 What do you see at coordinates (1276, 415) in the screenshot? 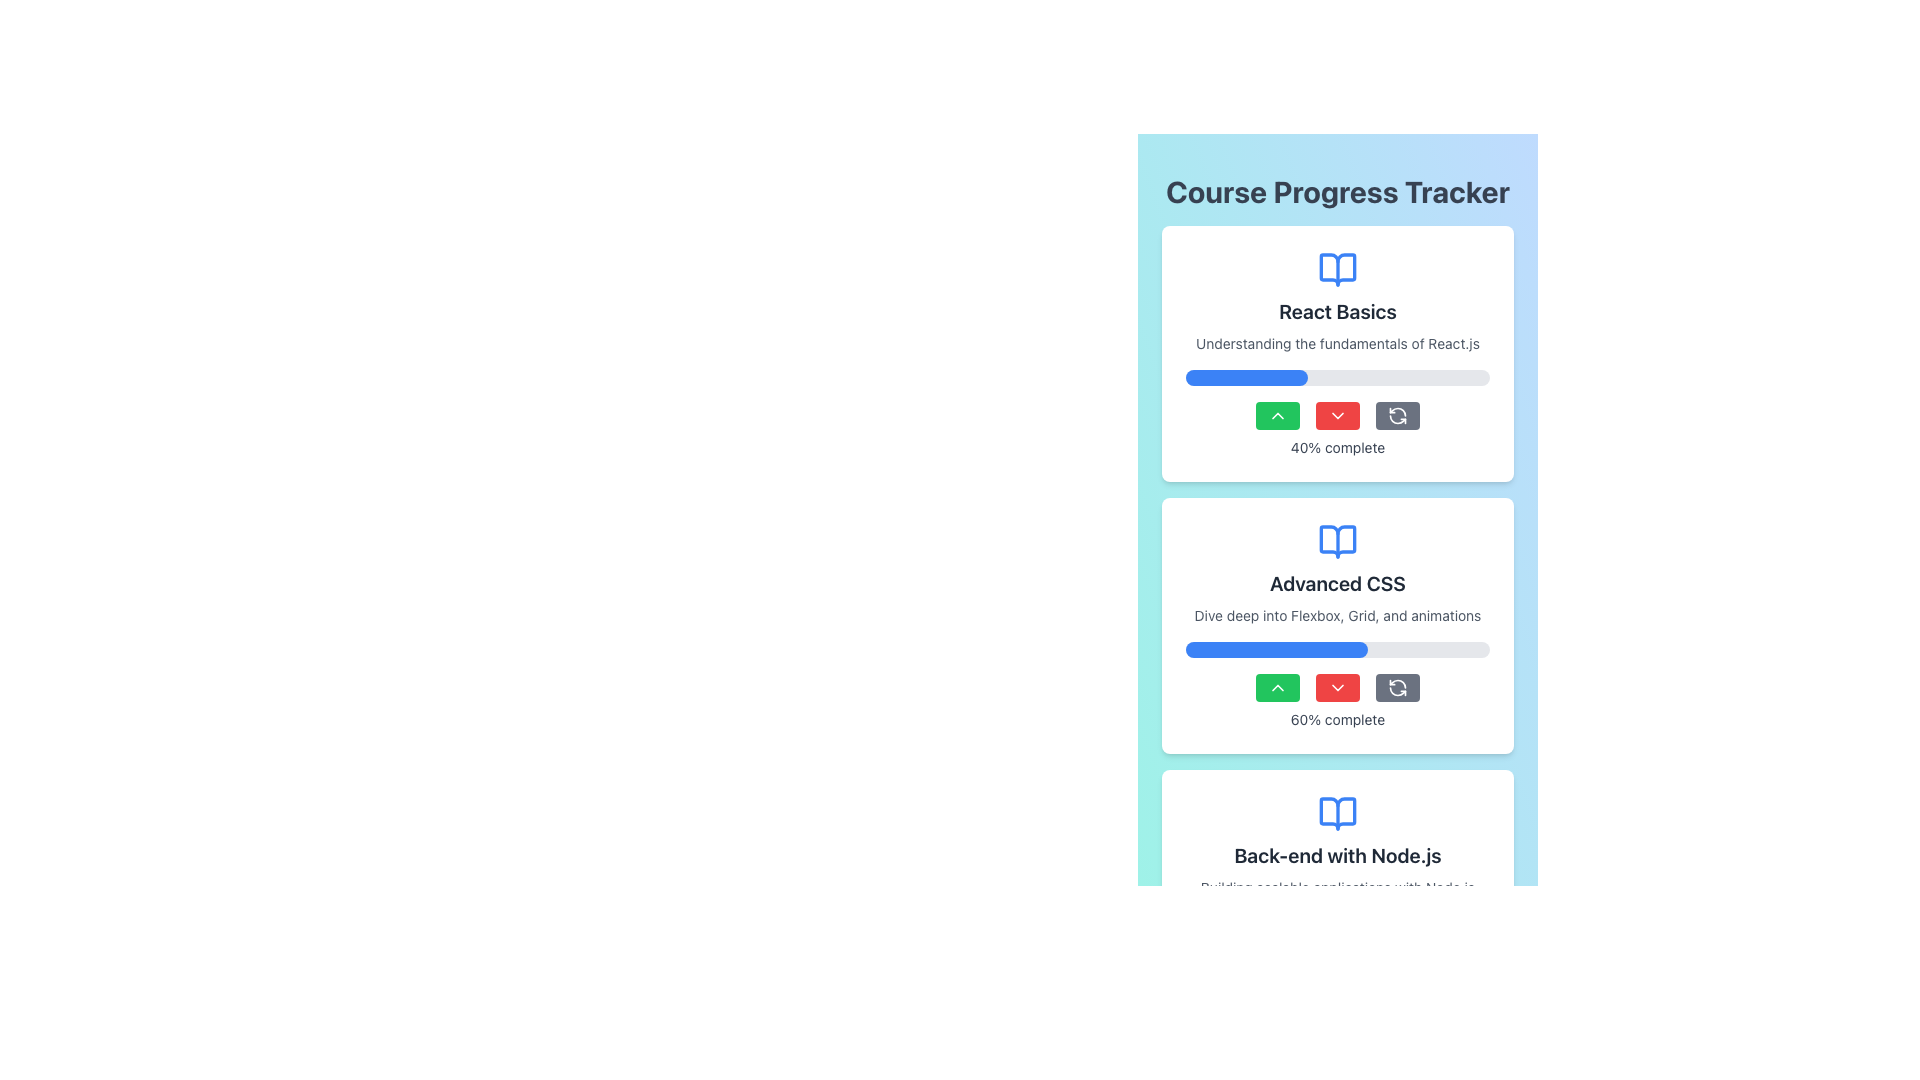
I see `the green button with white text and an upward chevron icon located in the 'React Basics' section of the course tracker interface` at bounding box center [1276, 415].